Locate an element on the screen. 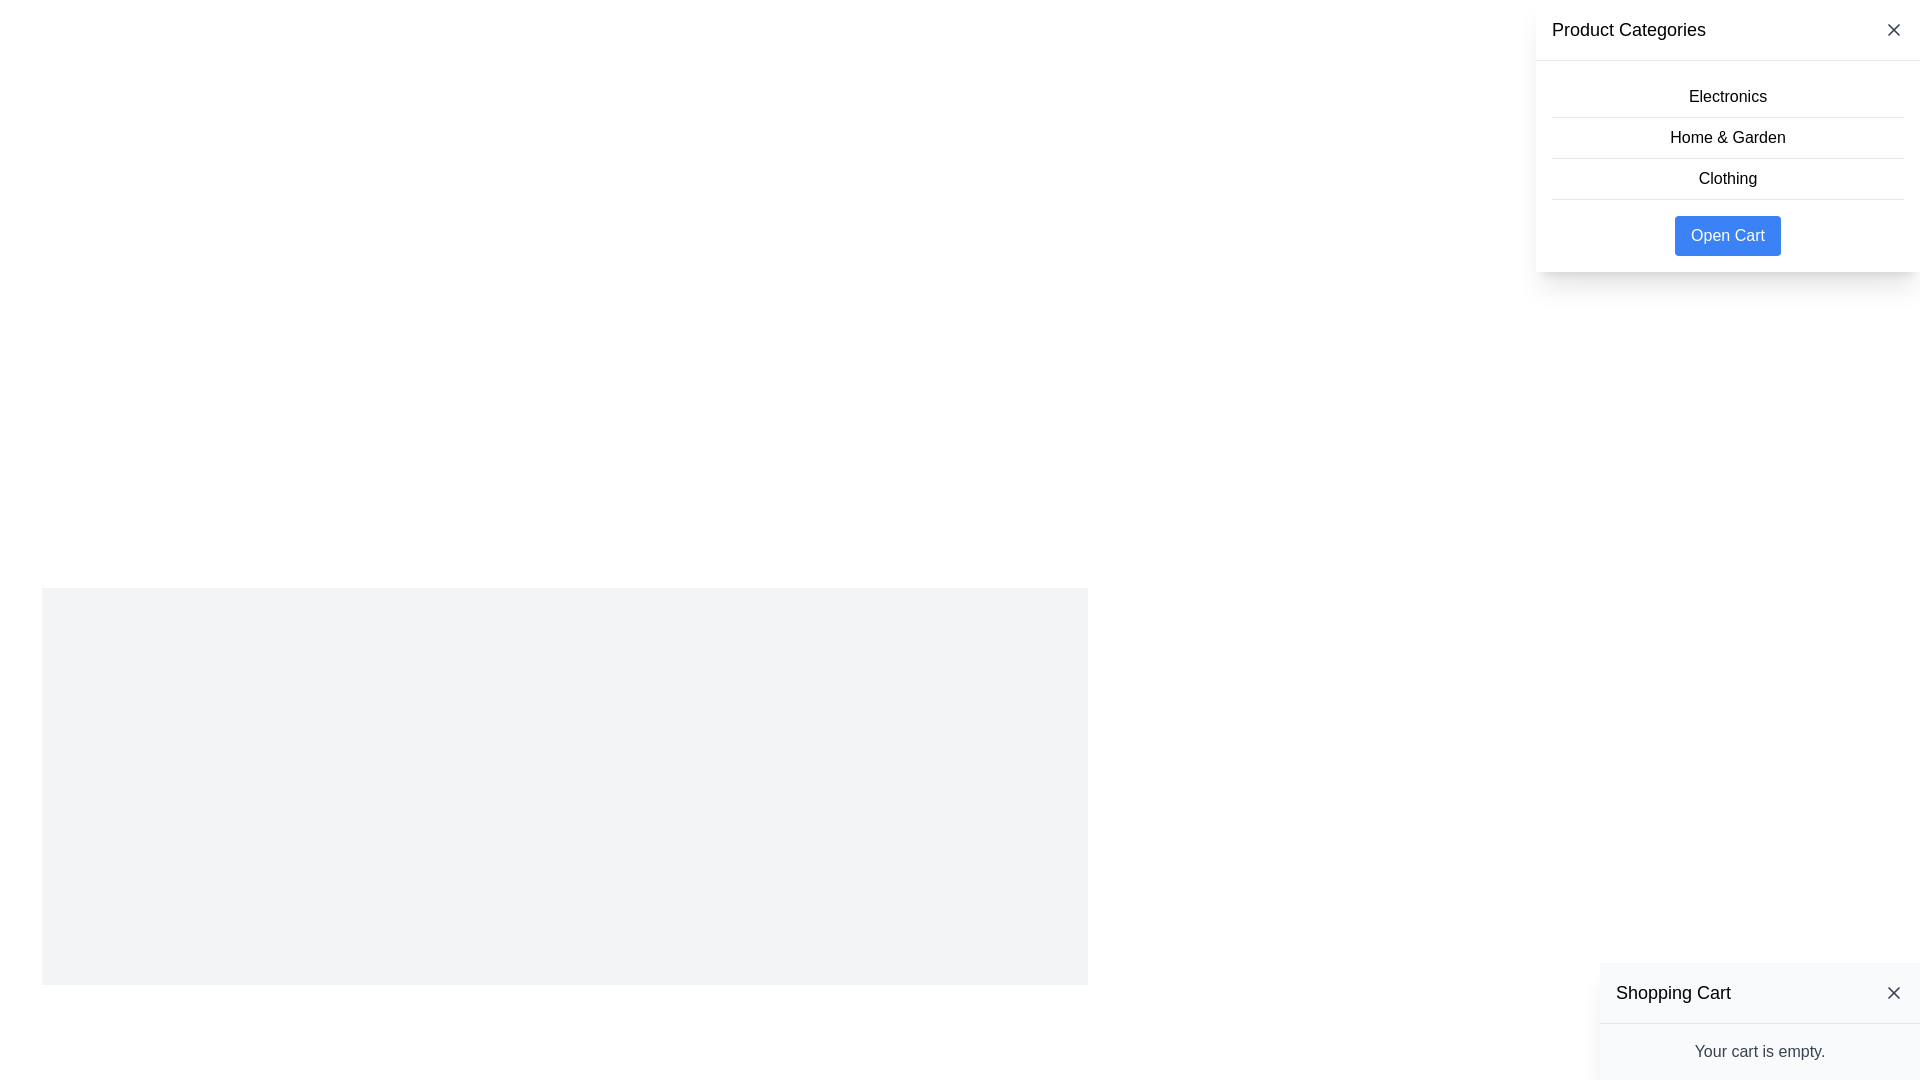  the 'Electronics' category text label, which is the first item in the vertical list under 'Product Categories.' is located at coordinates (1727, 97).